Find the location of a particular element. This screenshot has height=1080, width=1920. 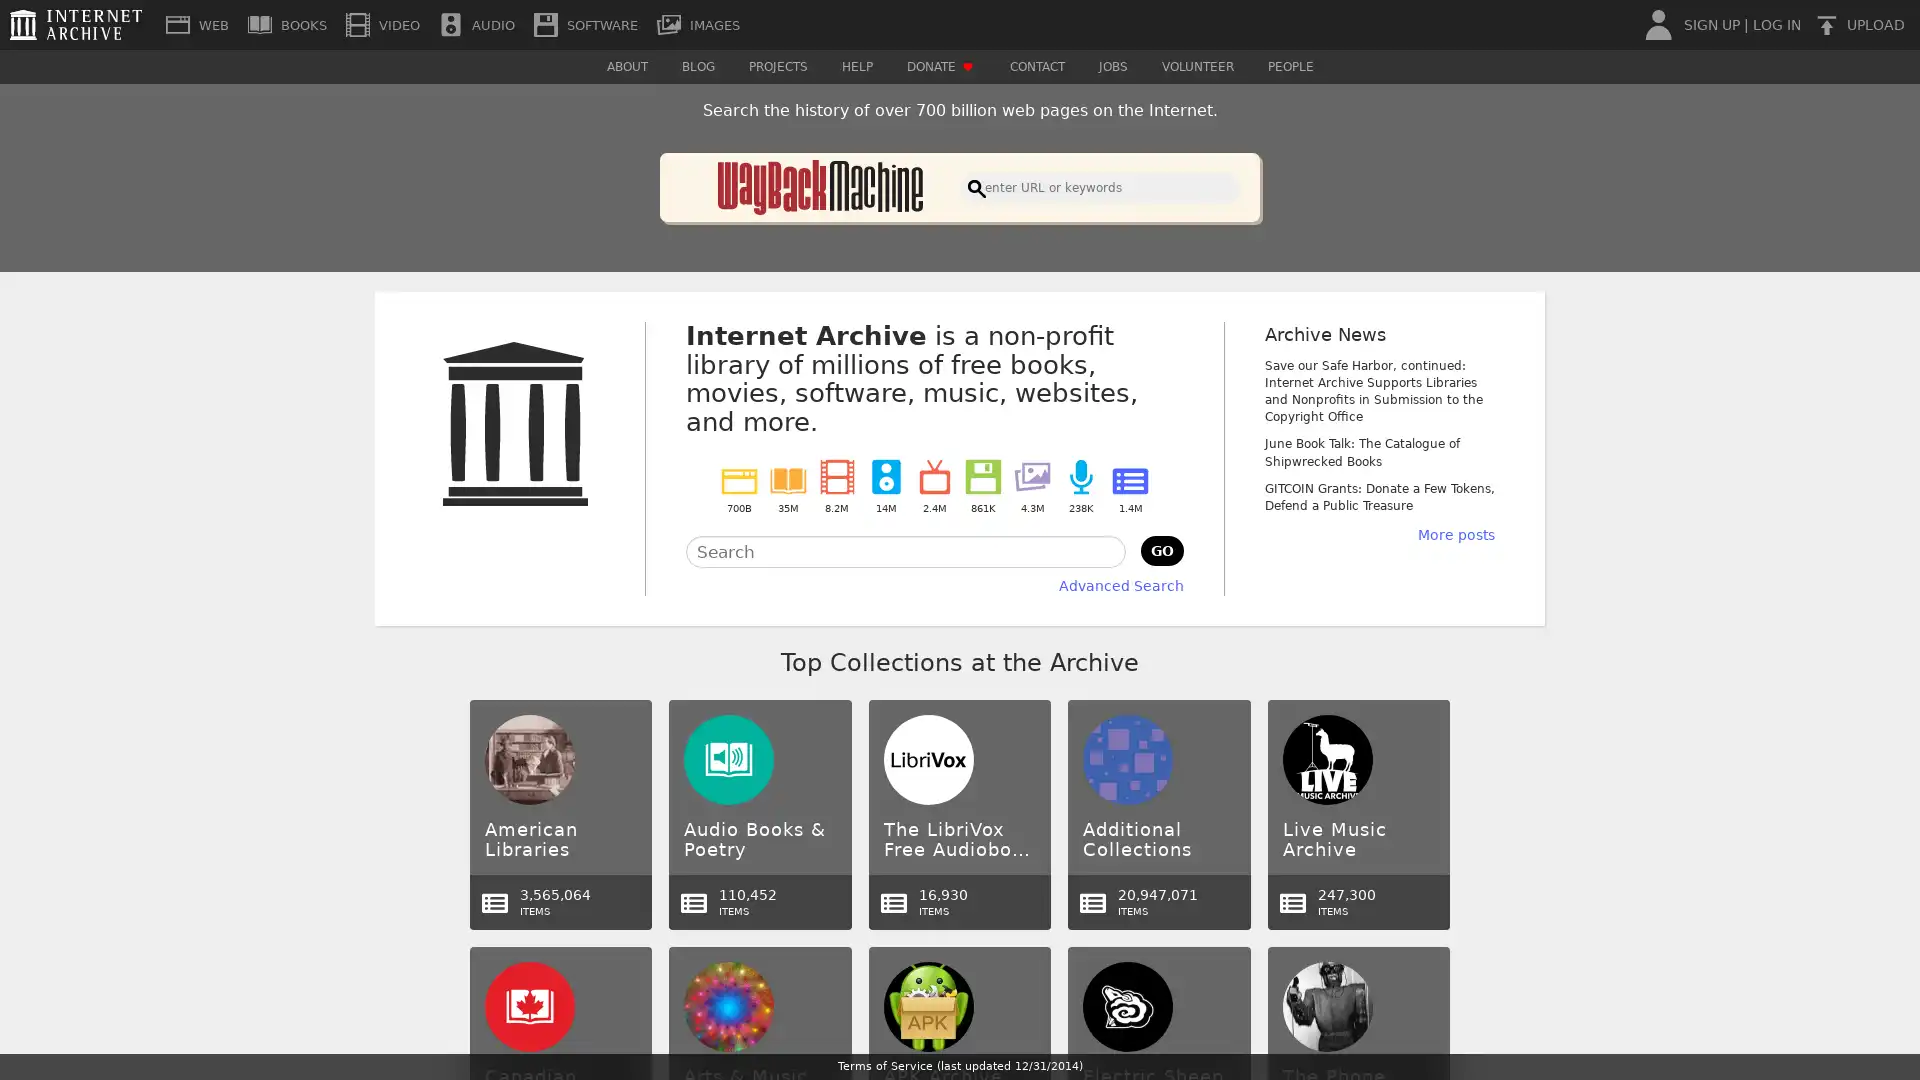

GO is located at coordinates (1162, 550).